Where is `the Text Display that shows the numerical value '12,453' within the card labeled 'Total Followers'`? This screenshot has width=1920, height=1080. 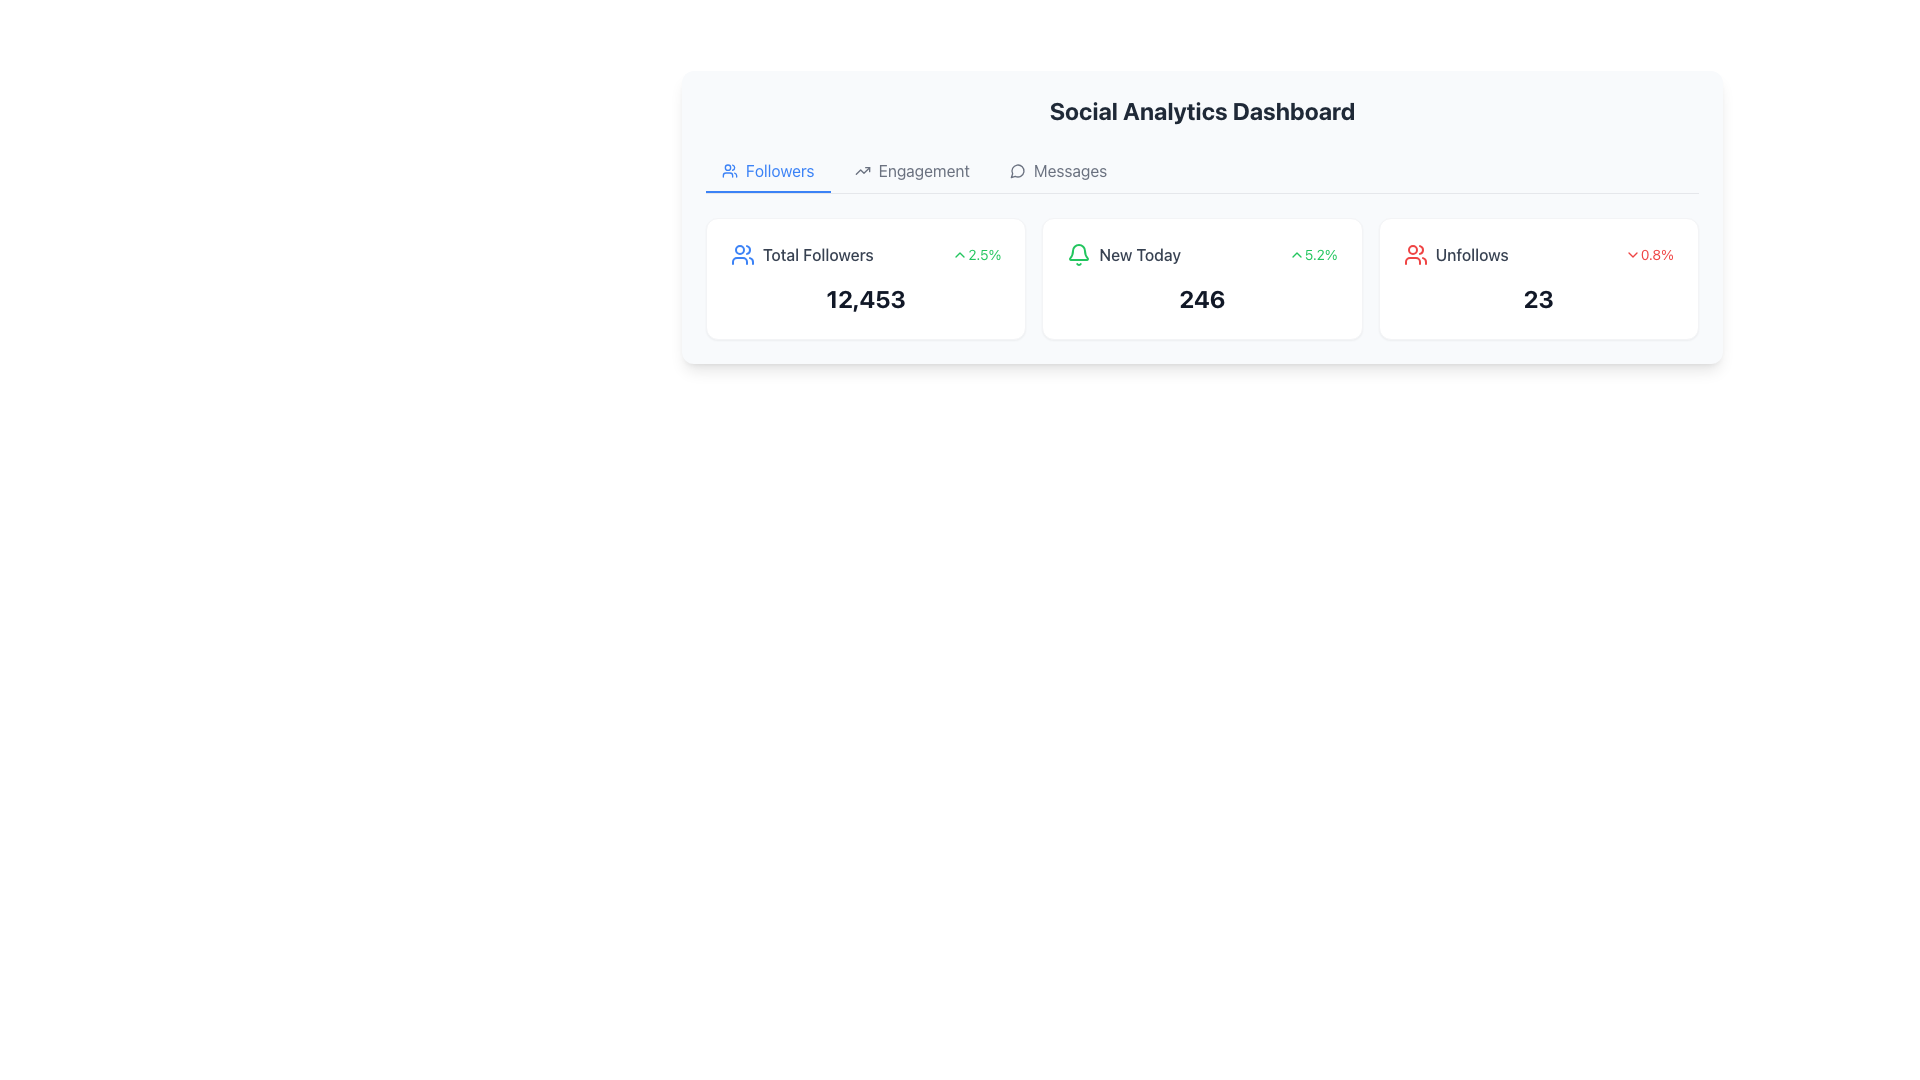 the Text Display that shows the numerical value '12,453' within the card labeled 'Total Followers' is located at coordinates (866, 299).